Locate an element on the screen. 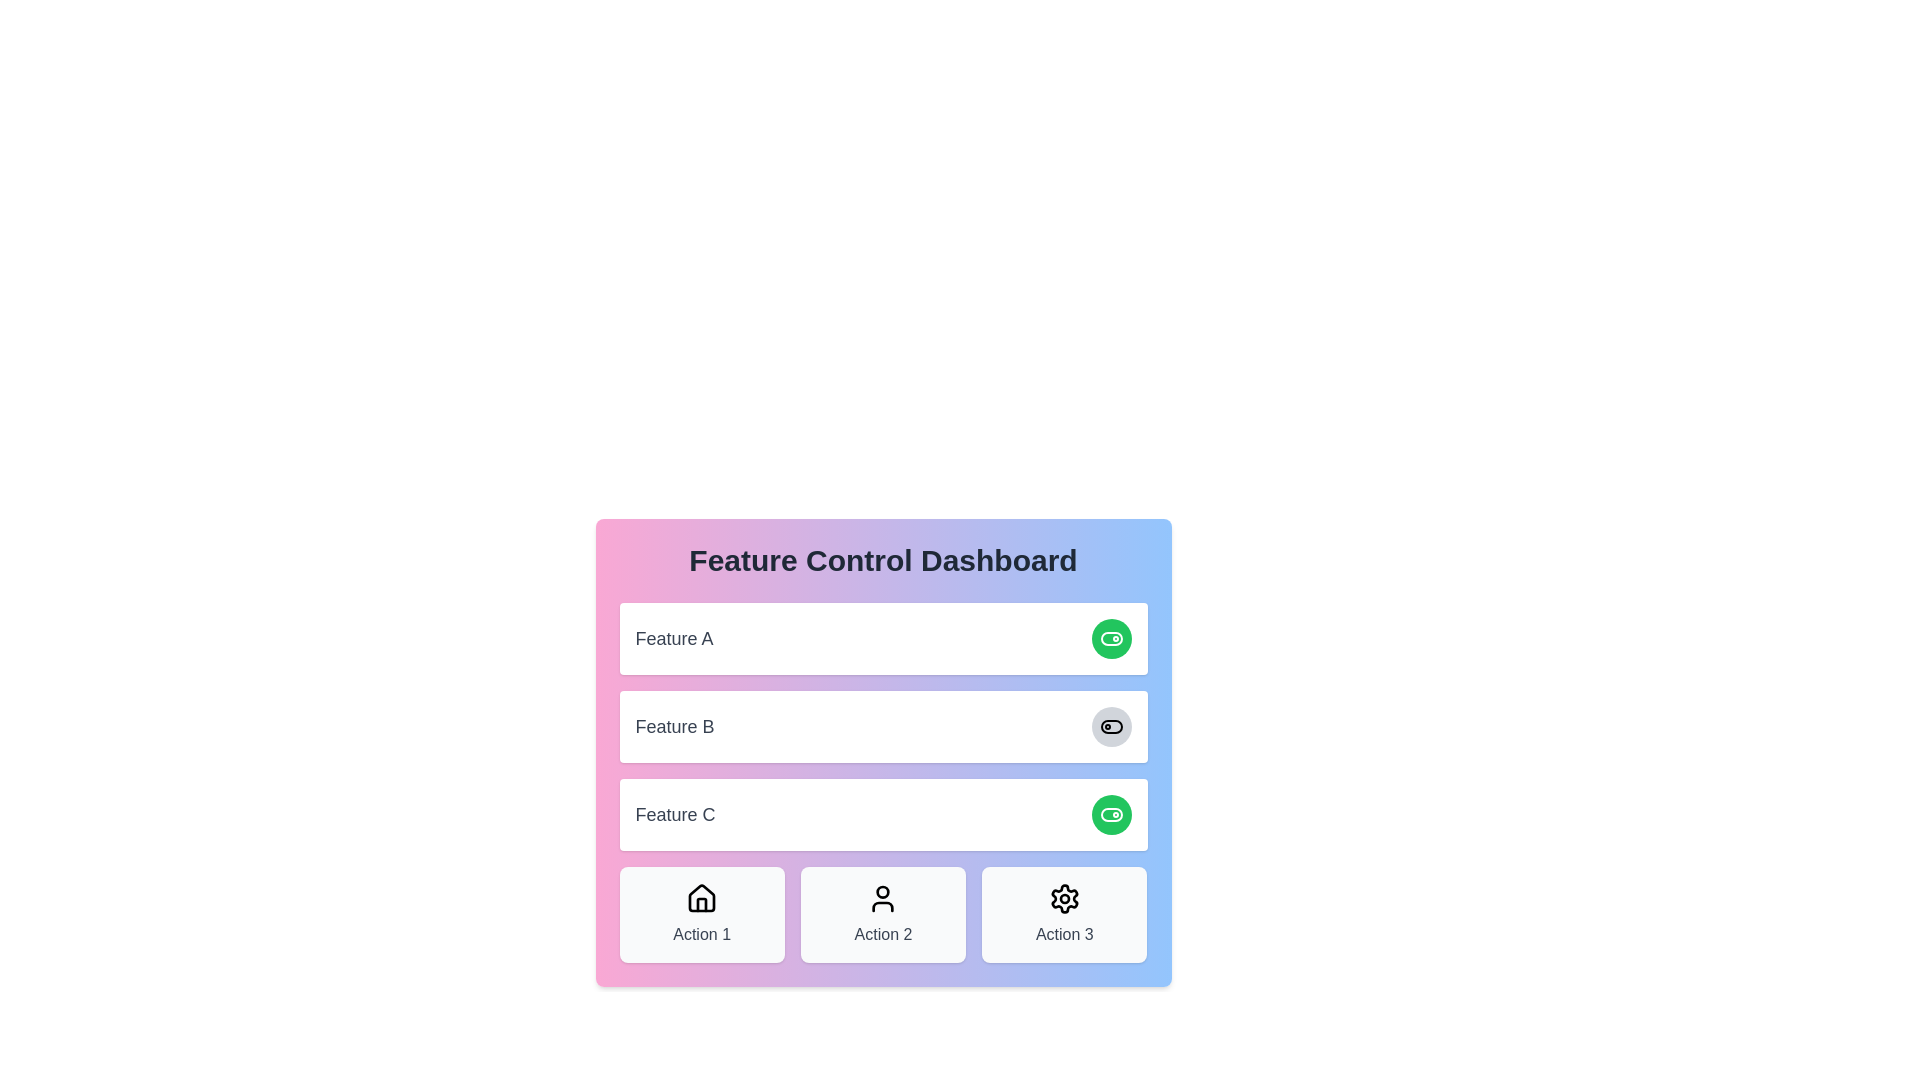 The height and width of the screenshot is (1080, 1920). the rounded green toggle button with a toggle switch icon next is located at coordinates (1110, 639).